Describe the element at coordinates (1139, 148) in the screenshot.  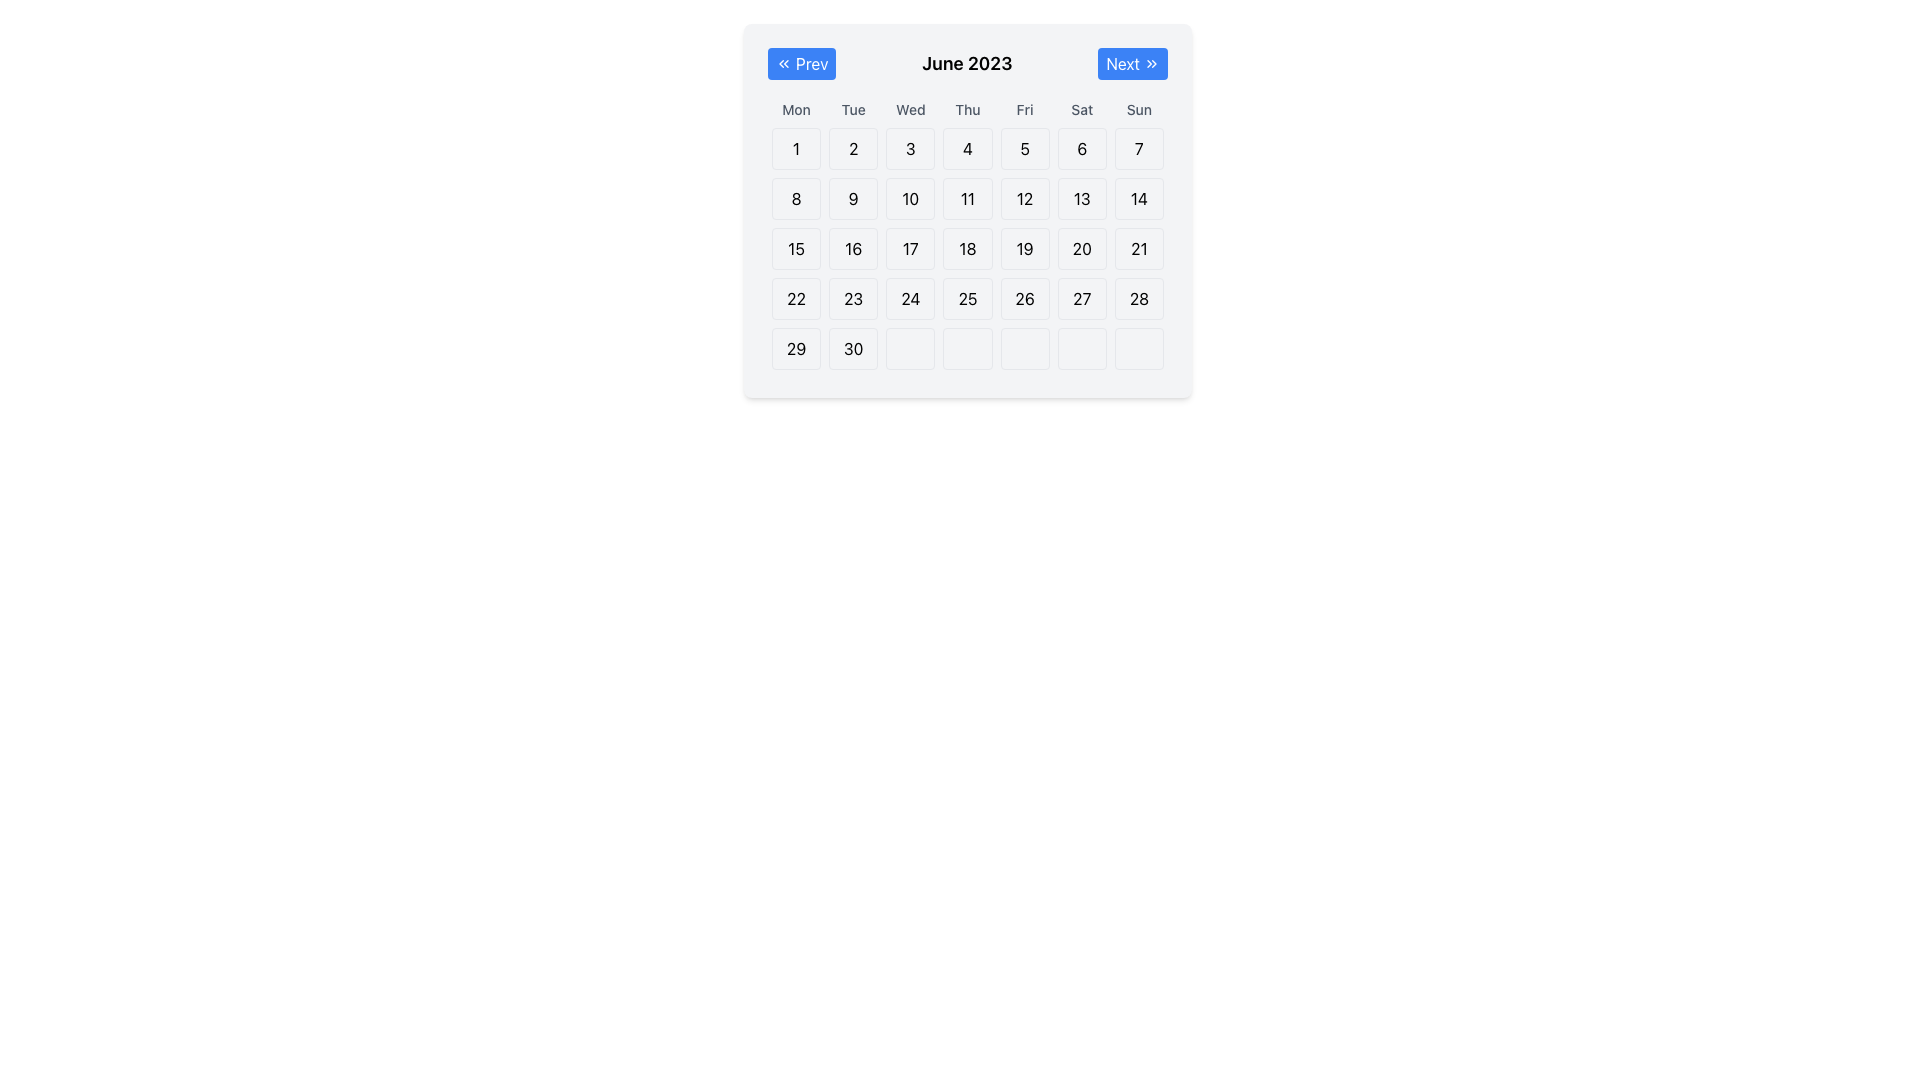
I see `the square button with rounded corners containing the digit '7' in bold, black text, located at the top-right corner of the button grid` at that location.